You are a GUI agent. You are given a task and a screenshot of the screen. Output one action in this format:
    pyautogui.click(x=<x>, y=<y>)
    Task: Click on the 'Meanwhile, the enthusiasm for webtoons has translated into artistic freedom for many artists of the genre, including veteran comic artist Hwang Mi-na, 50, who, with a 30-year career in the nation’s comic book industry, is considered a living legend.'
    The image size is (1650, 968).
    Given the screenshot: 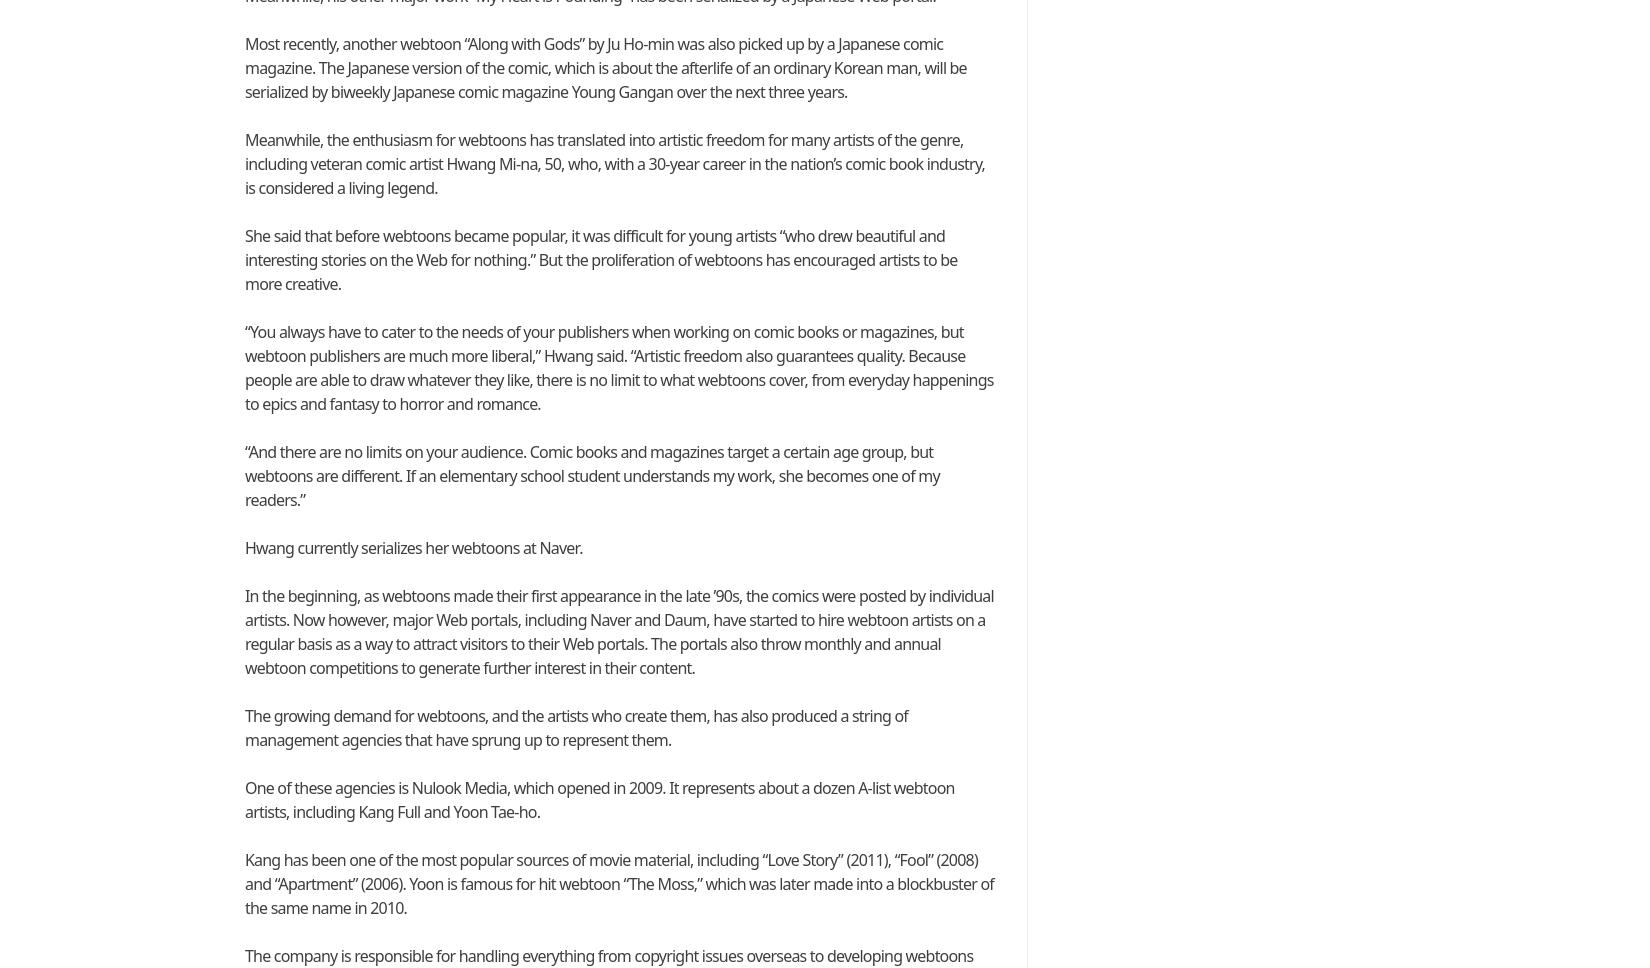 What is the action you would take?
    pyautogui.click(x=245, y=163)
    